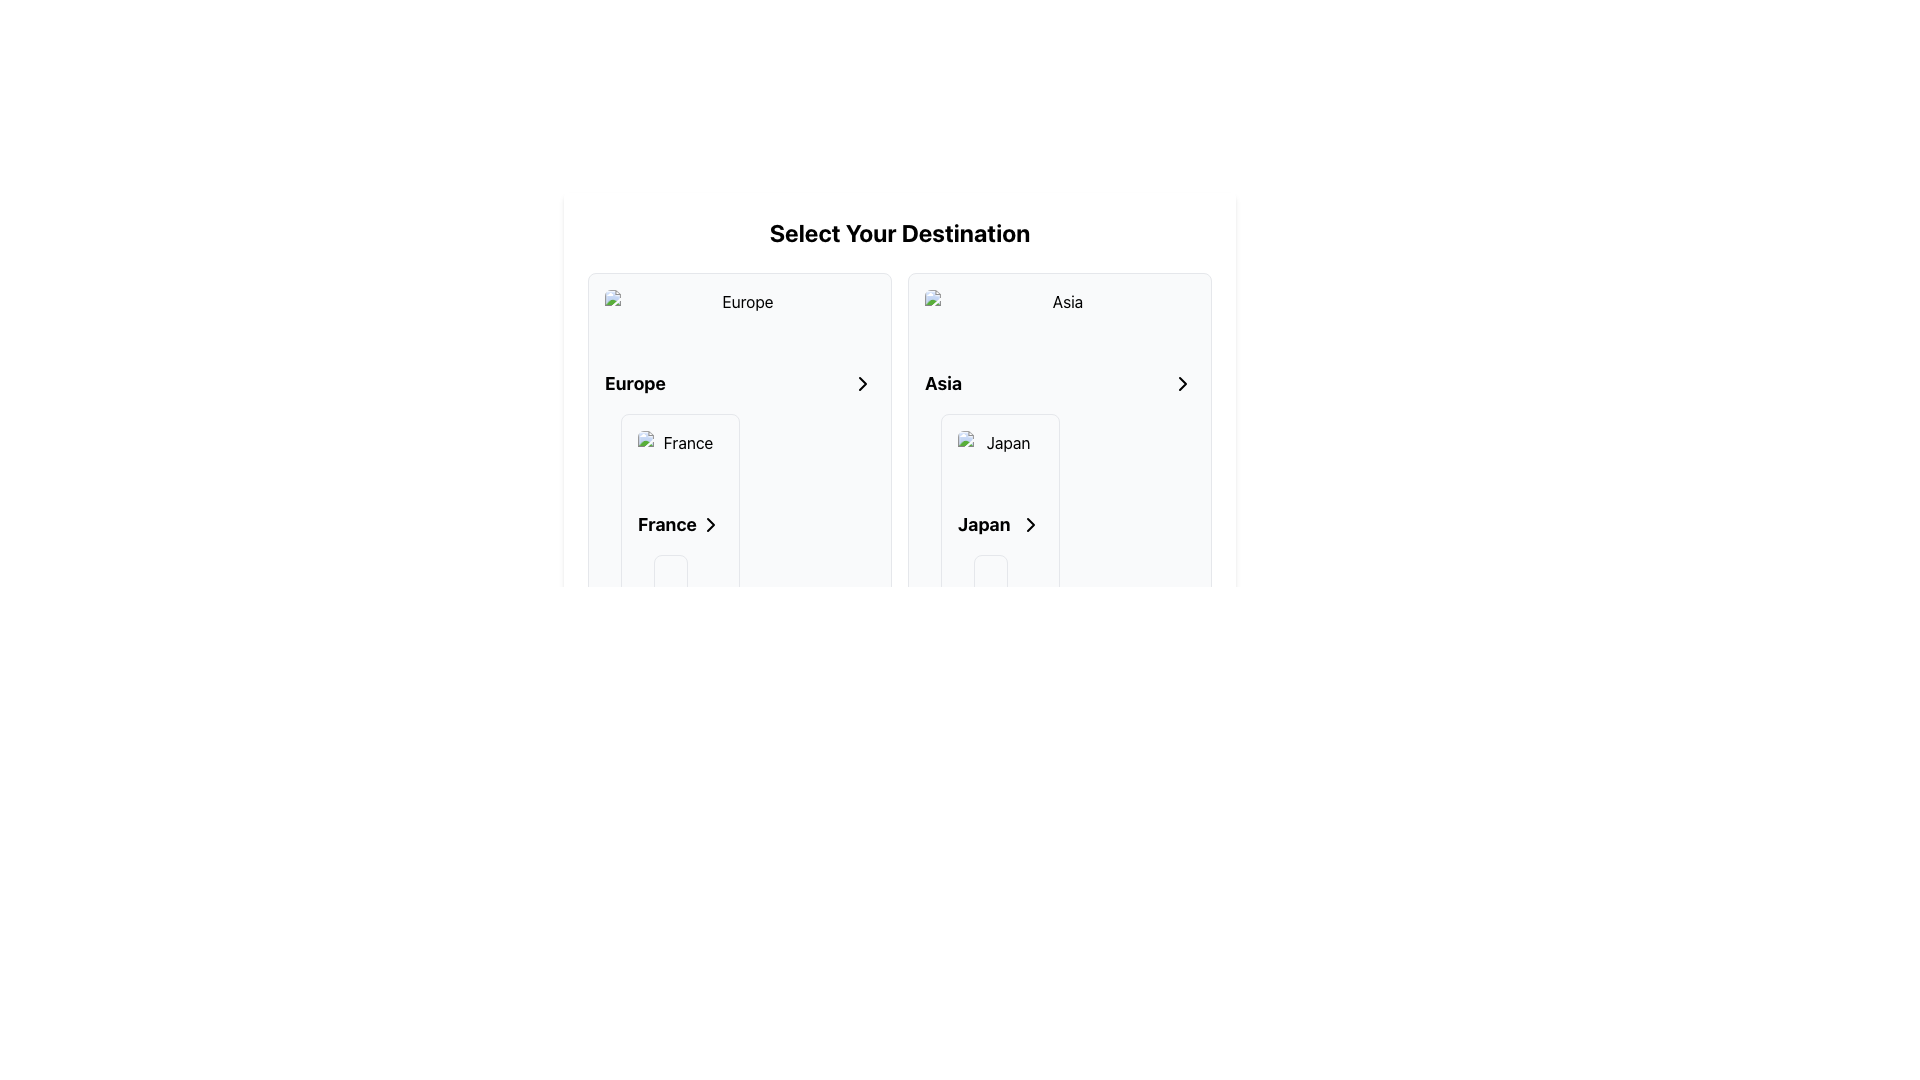 Image resolution: width=1920 pixels, height=1080 pixels. What do you see at coordinates (1059, 500) in the screenshot?
I see `the 'Japan' navigation card located in the Asia category for keyboard navigation` at bounding box center [1059, 500].